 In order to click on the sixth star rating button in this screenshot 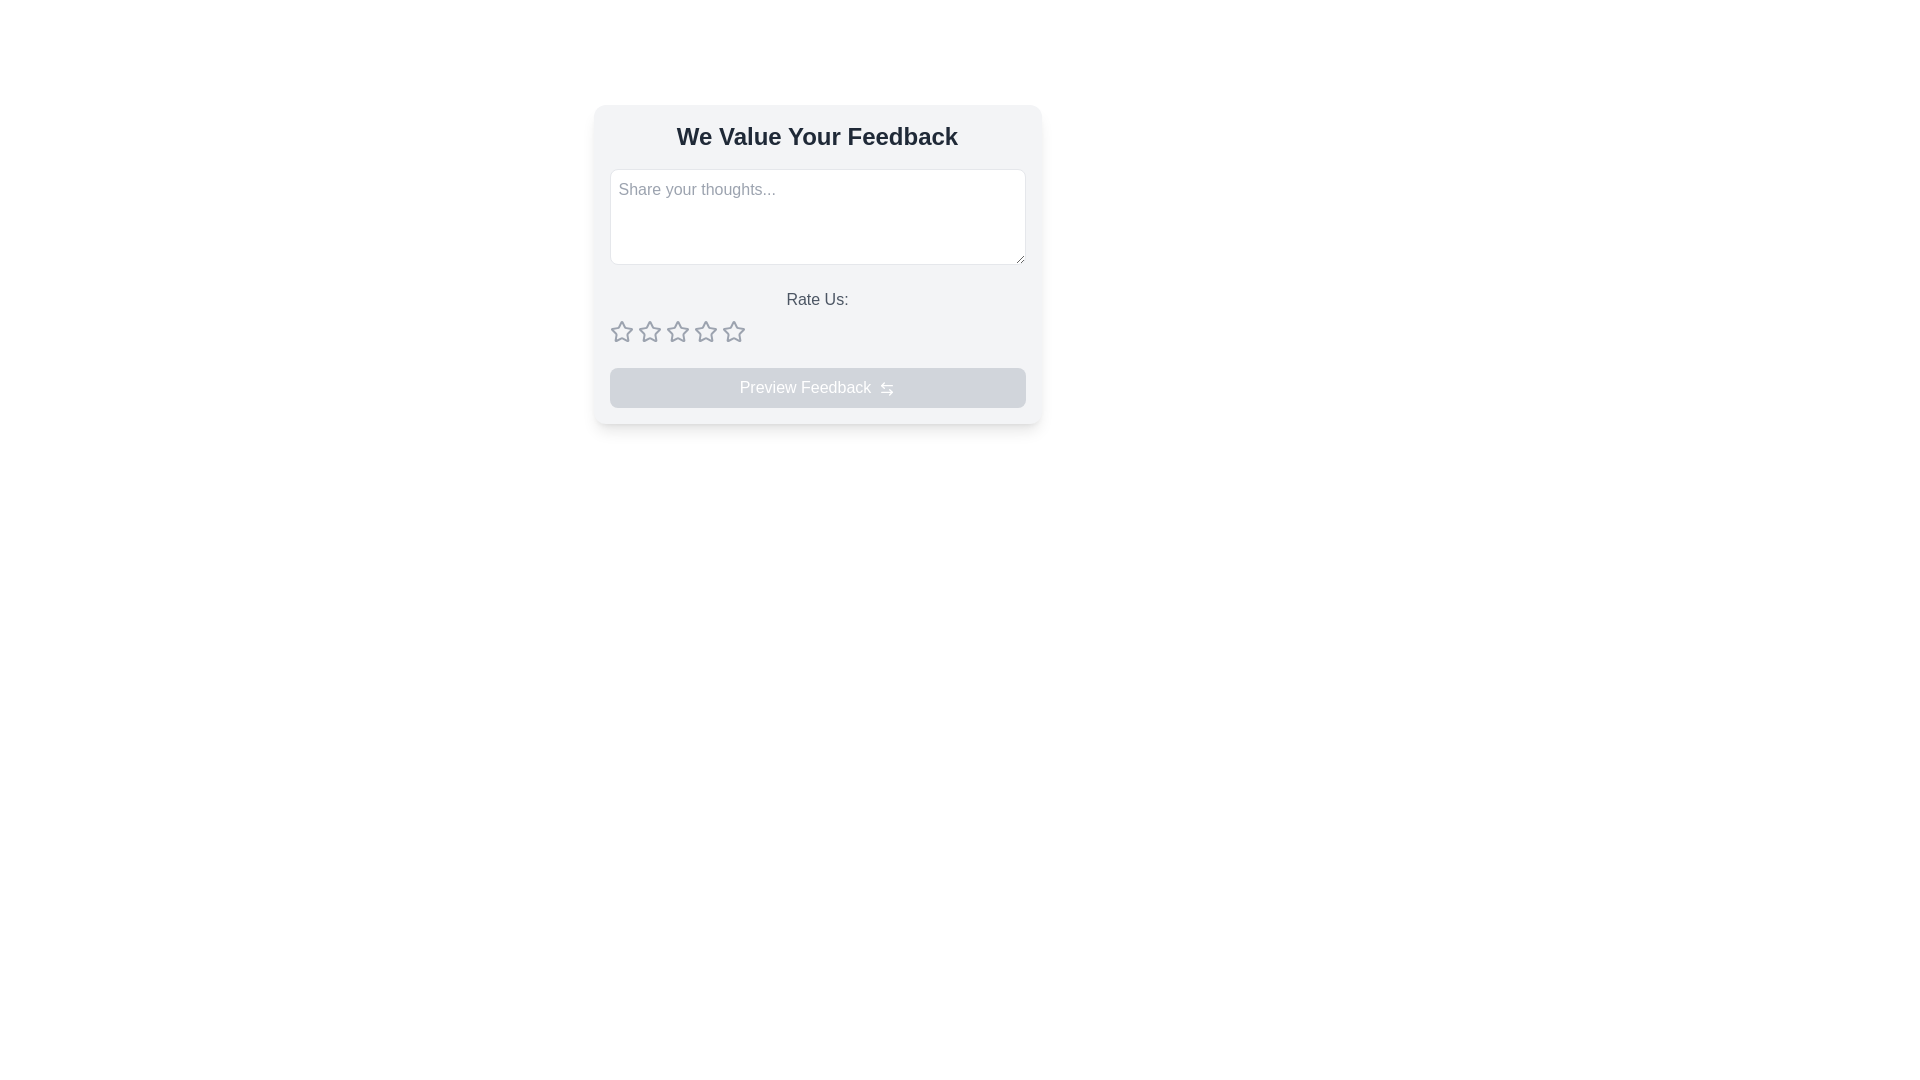, I will do `click(705, 330)`.